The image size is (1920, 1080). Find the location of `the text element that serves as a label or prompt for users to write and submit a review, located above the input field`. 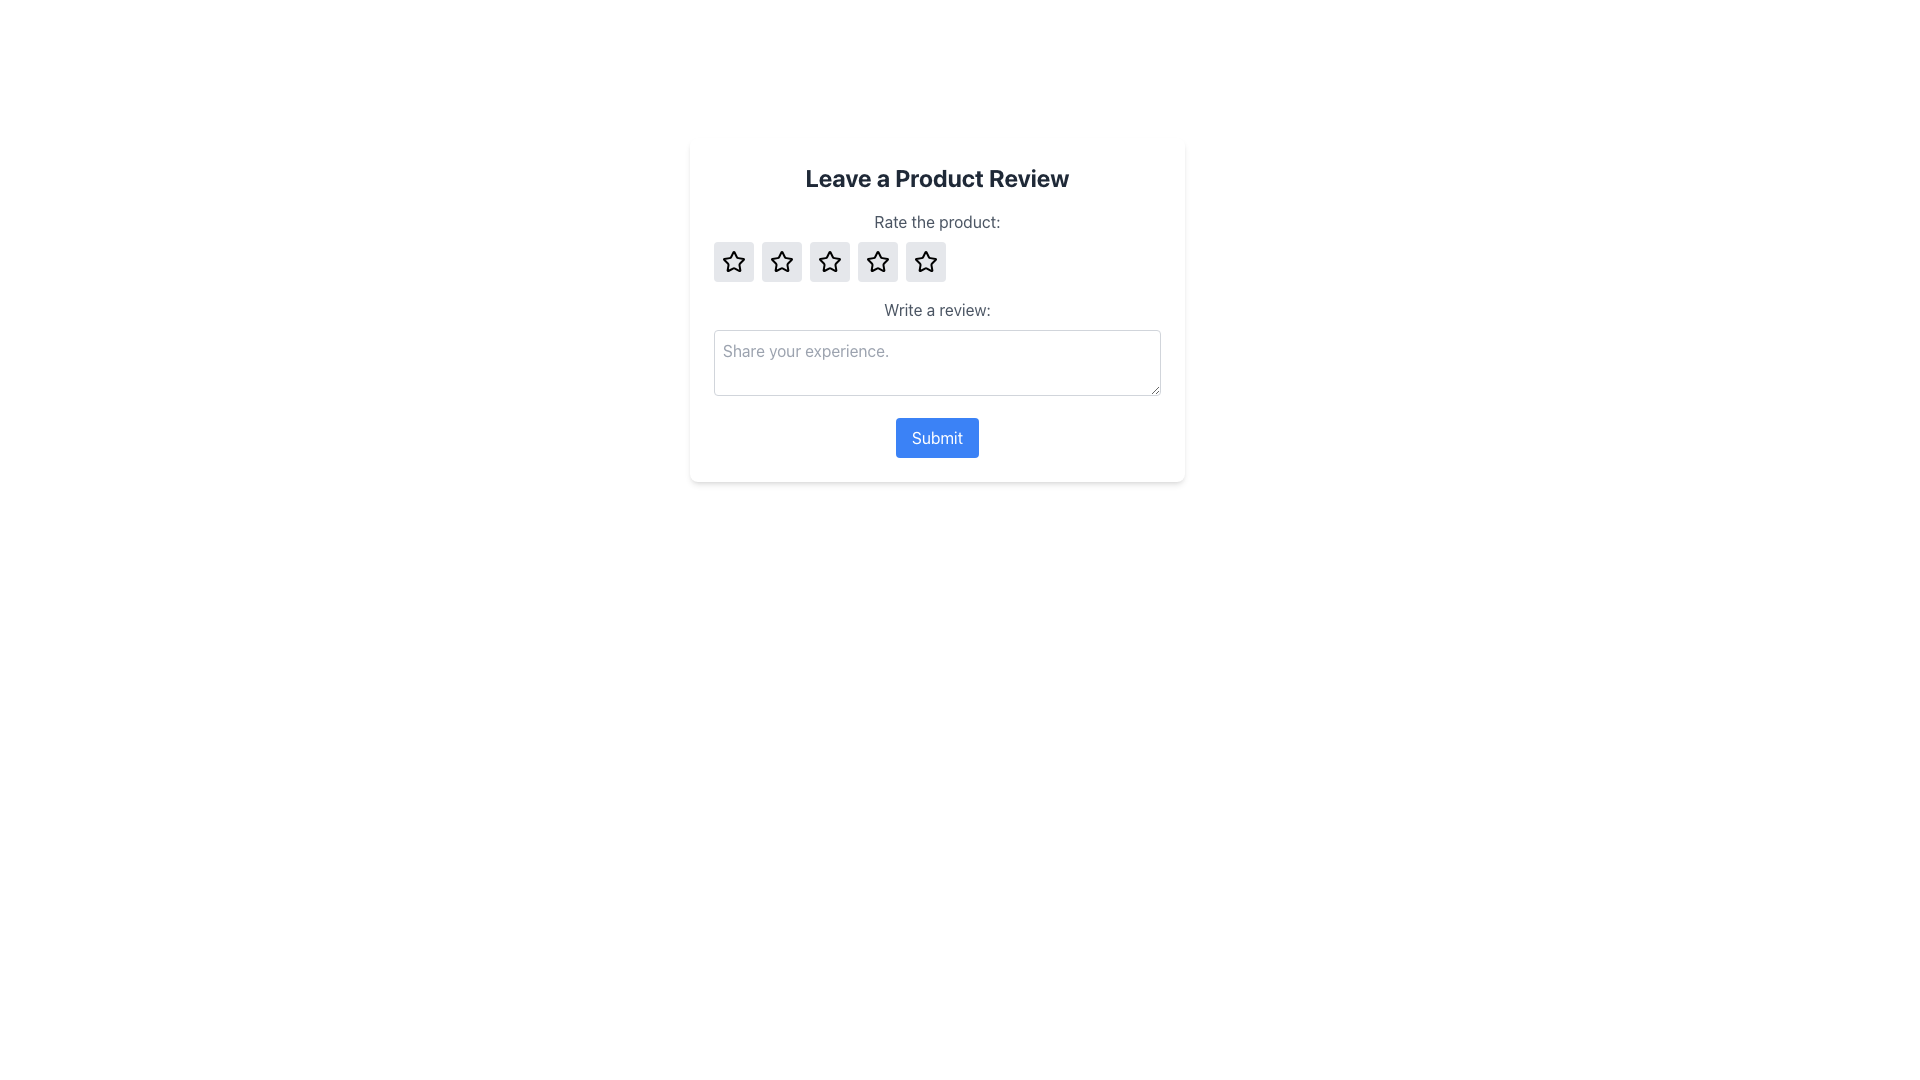

the text element that serves as a label or prompt for users to write and submit a review, located above the input field is located at coordinates (936, 309).